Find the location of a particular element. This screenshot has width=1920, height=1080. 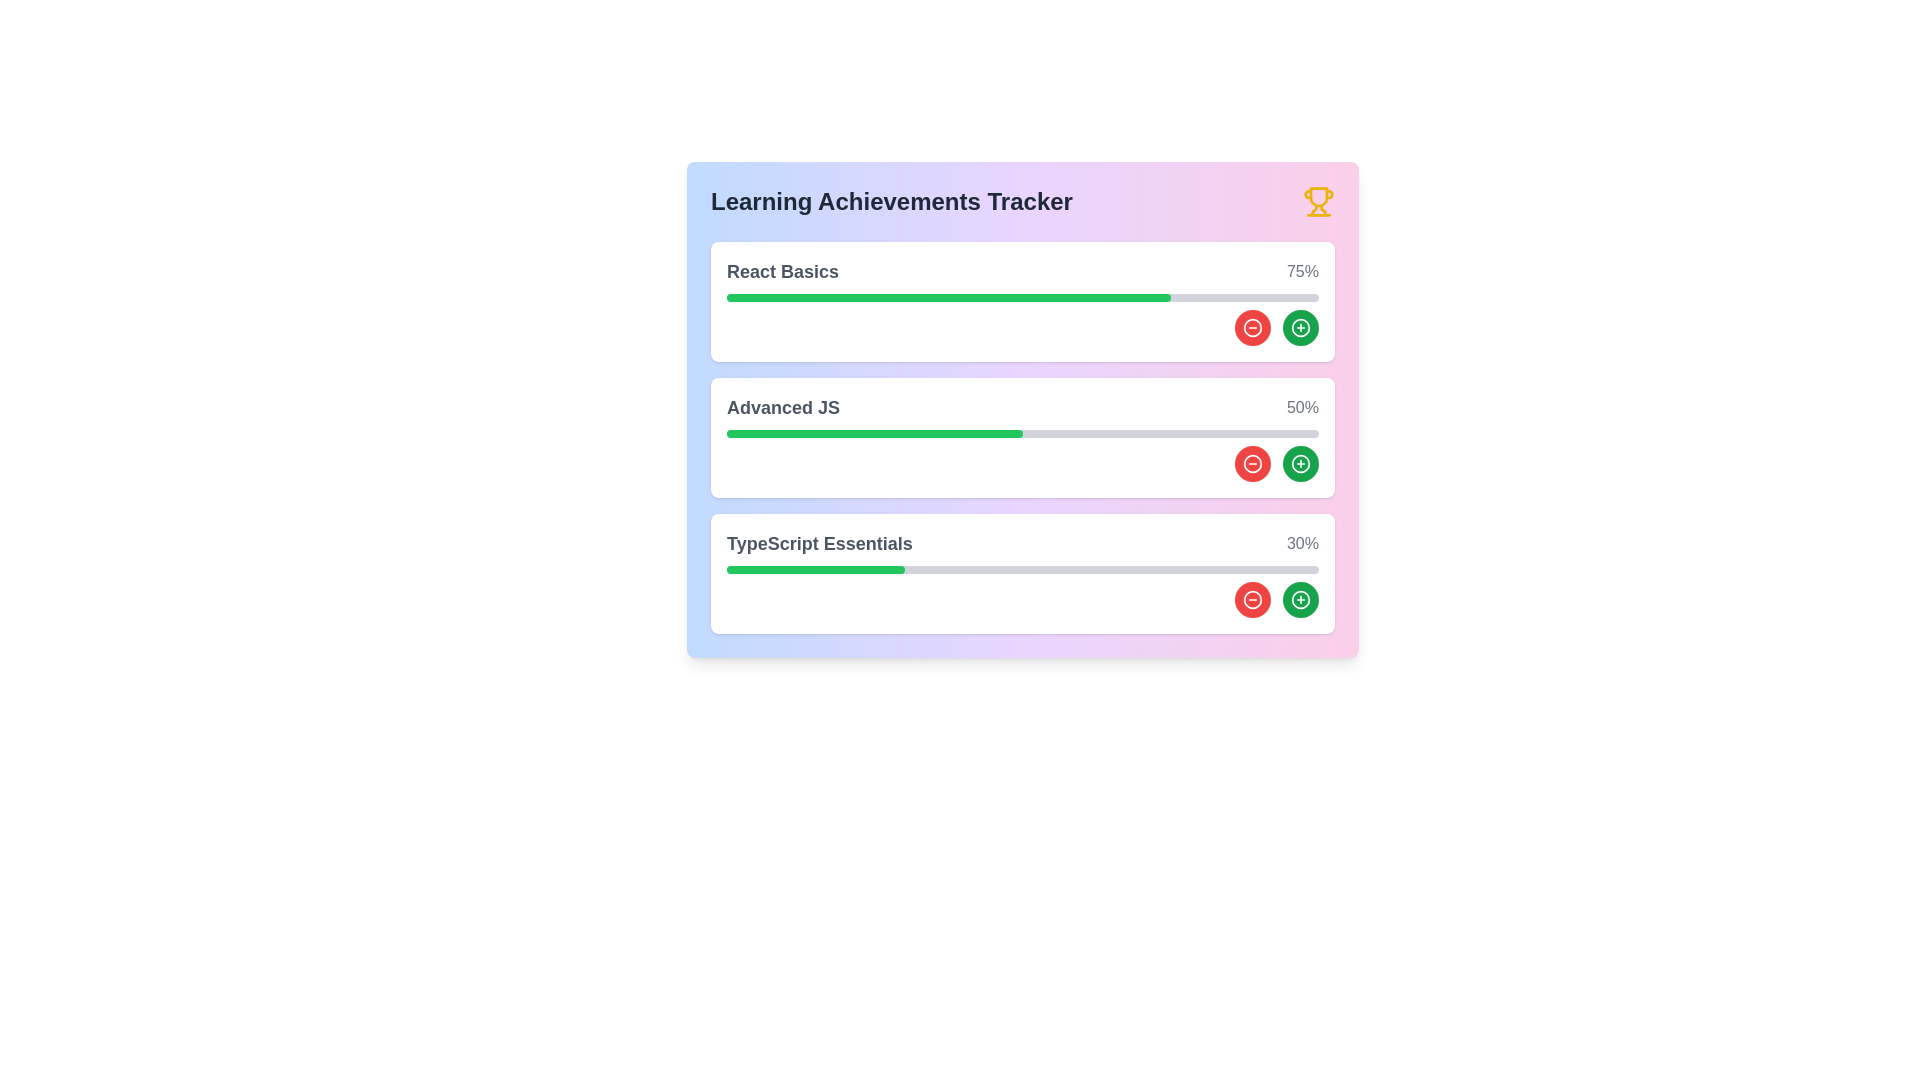

the circular green button with a plus sign icon in the Learning Achievements Tracker interface to visualize the hover effect is located at coordinates (1300, 326).